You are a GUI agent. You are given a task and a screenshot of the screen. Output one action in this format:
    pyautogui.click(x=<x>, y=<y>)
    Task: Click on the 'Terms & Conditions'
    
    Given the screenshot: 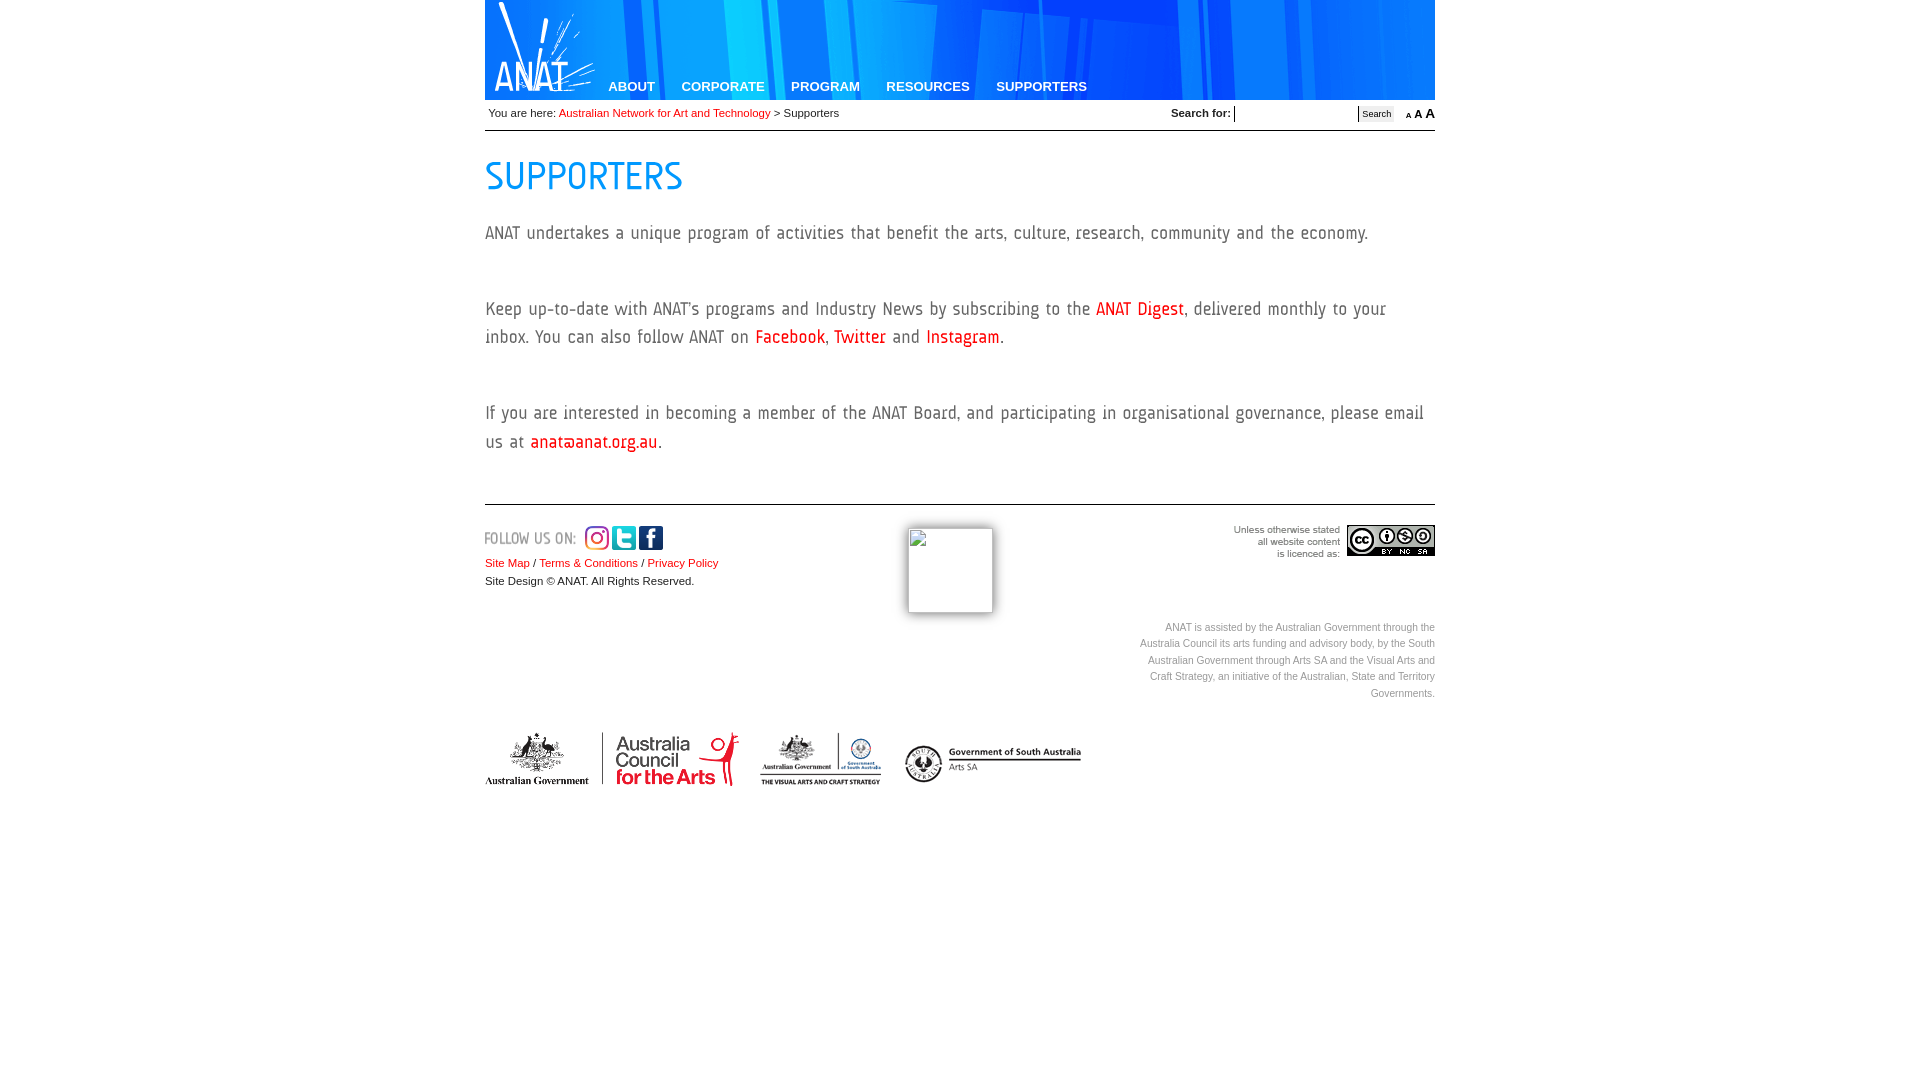 What is the action you would take?
    pyautogui.click(x=587, y=563)
    